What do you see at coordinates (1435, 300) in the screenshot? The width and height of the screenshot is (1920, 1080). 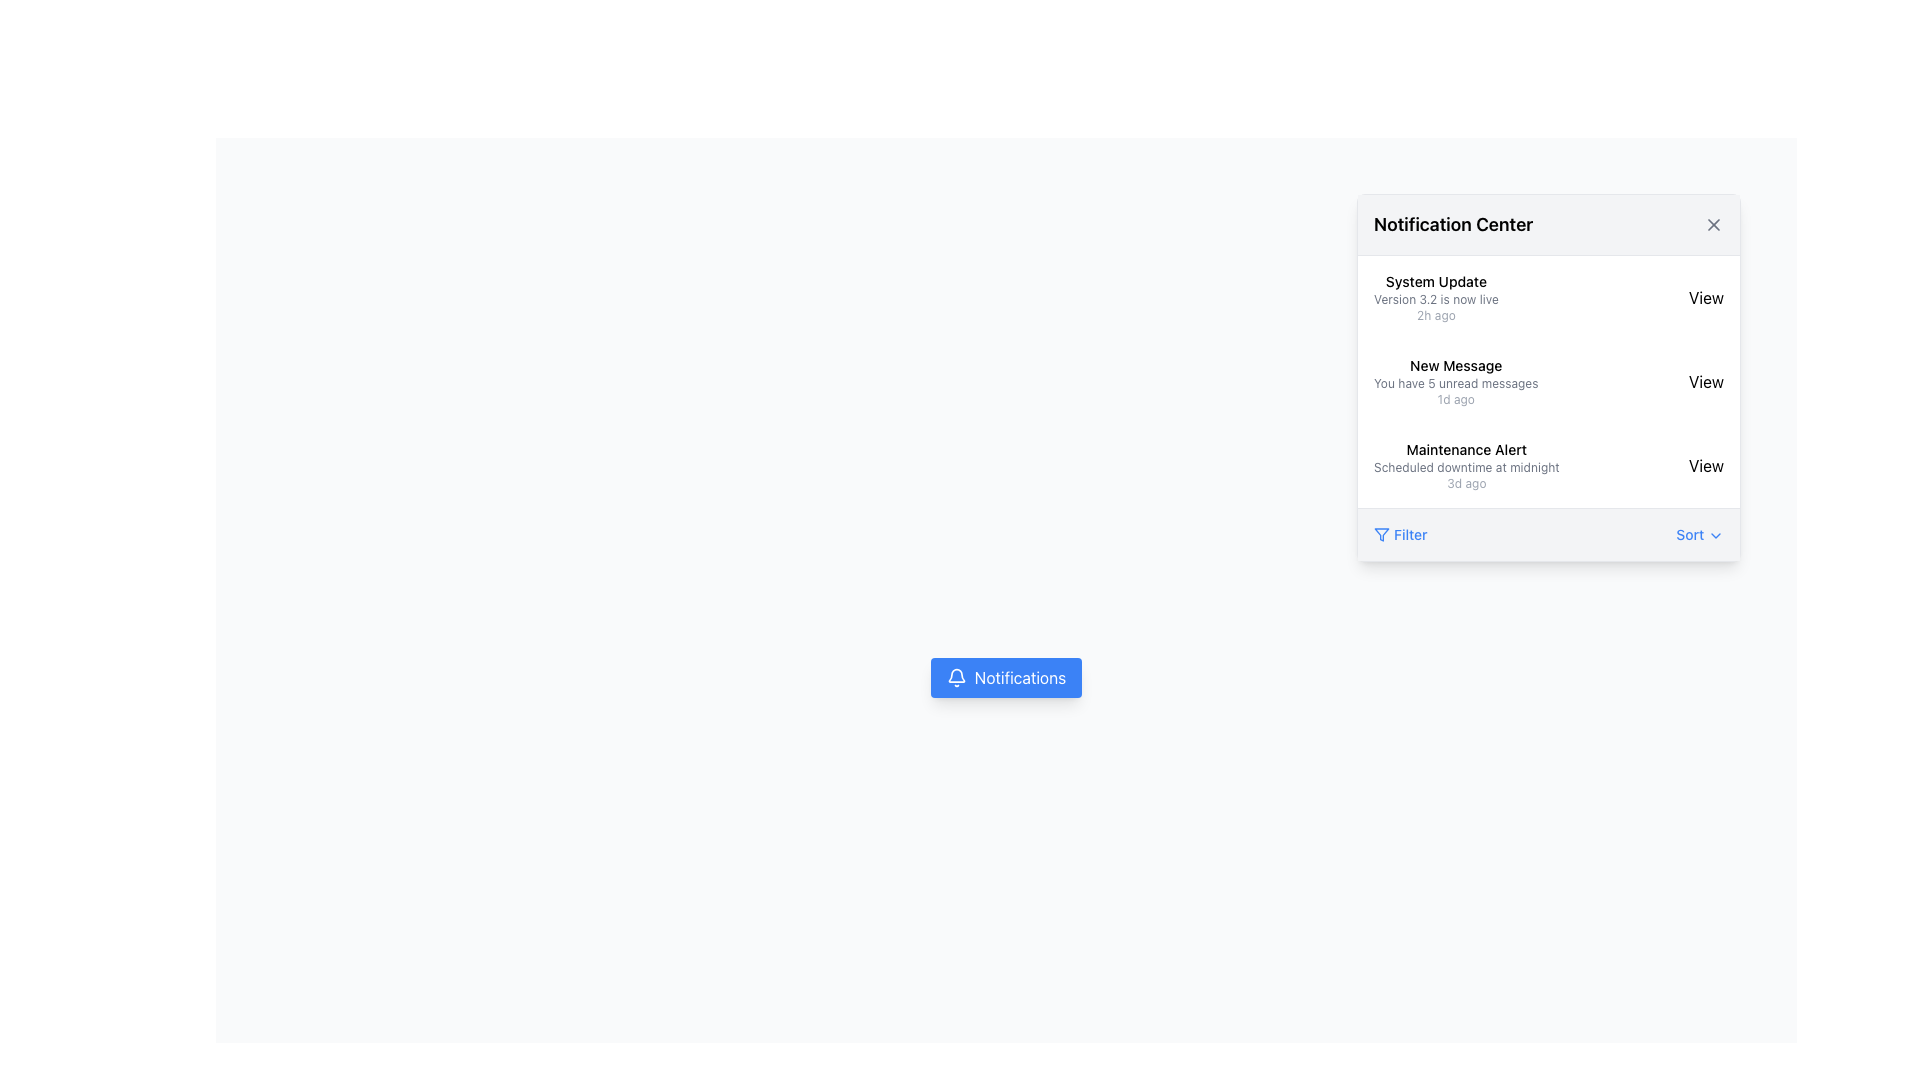 I see `the text display reading 'Version 3.2 is now live', which is styled in gray and positioned below 'System Update' in the Notification Center dialog` at bounding box center [1435, 300].